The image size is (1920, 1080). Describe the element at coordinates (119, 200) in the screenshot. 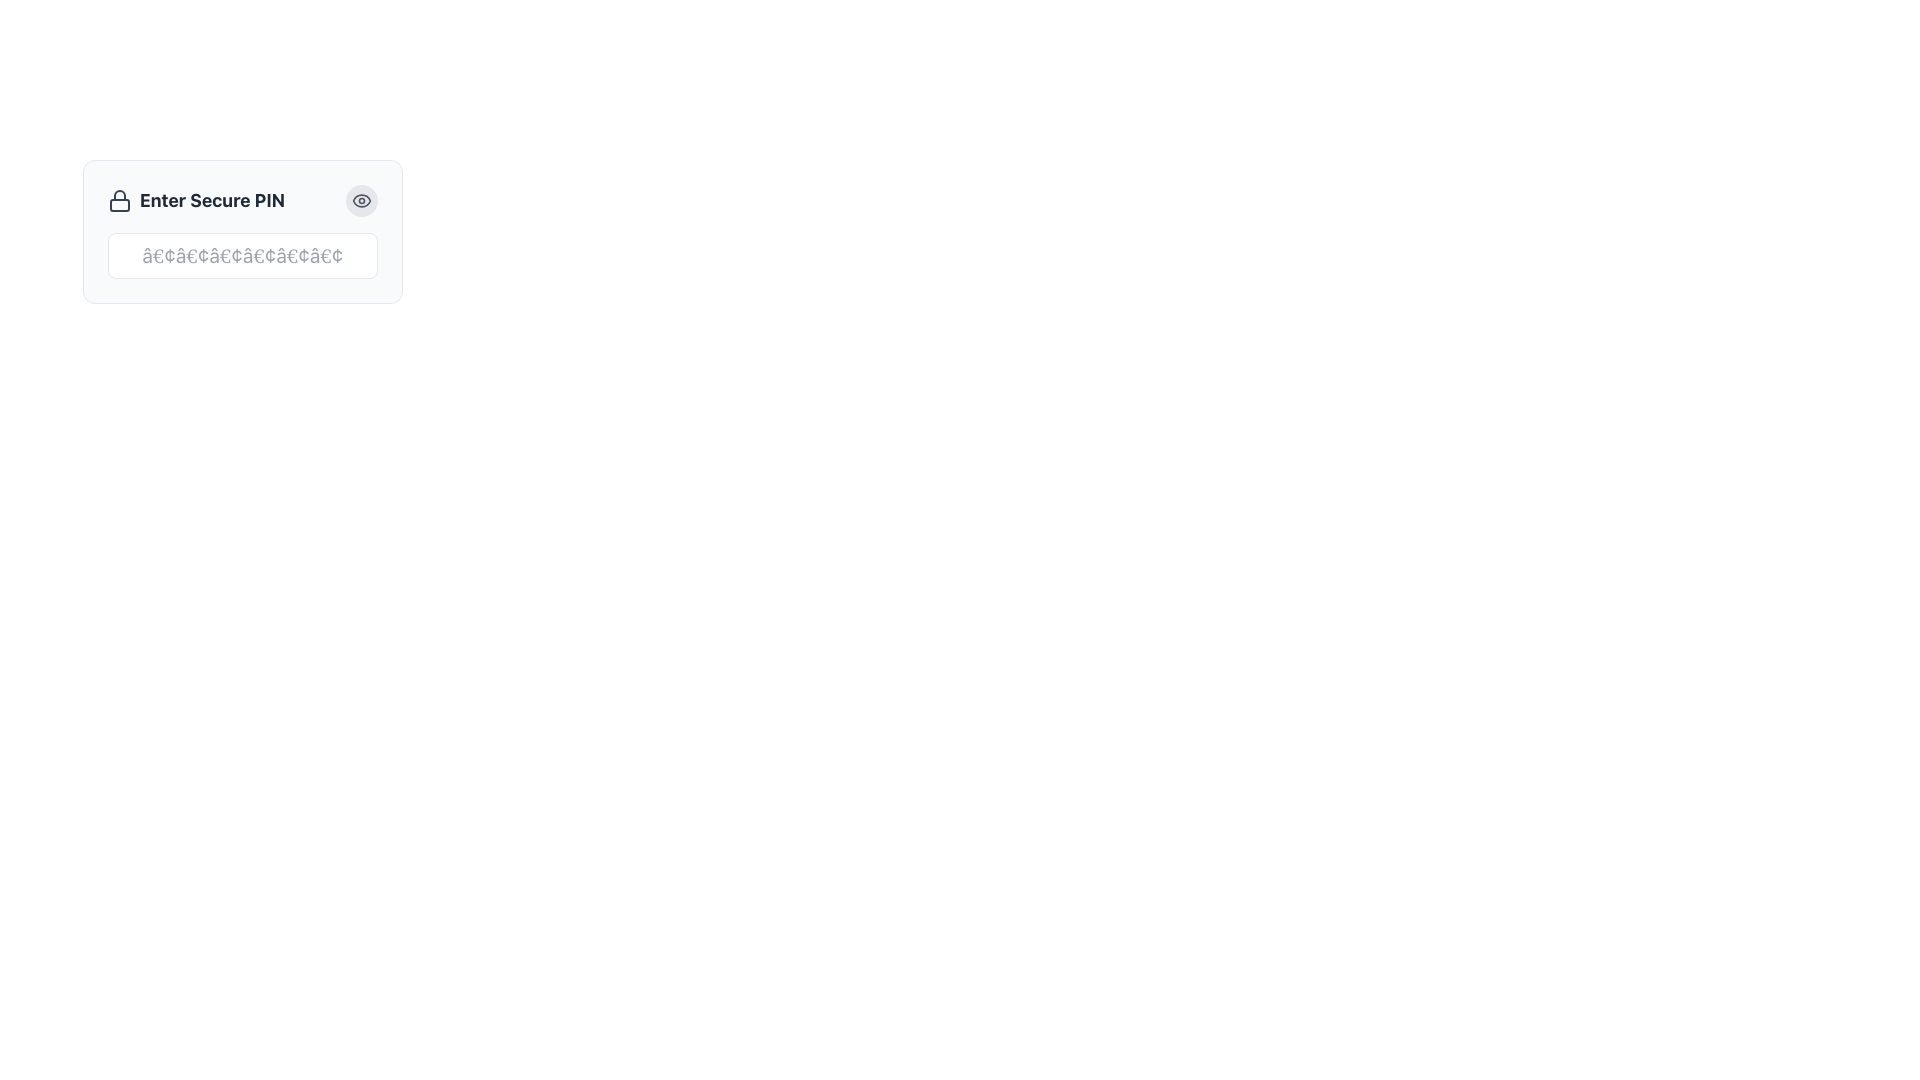

I see `the lock icon, which is gray and has a modern outline design, located to the left of the 'Enter Secure PIN' label` at that location.